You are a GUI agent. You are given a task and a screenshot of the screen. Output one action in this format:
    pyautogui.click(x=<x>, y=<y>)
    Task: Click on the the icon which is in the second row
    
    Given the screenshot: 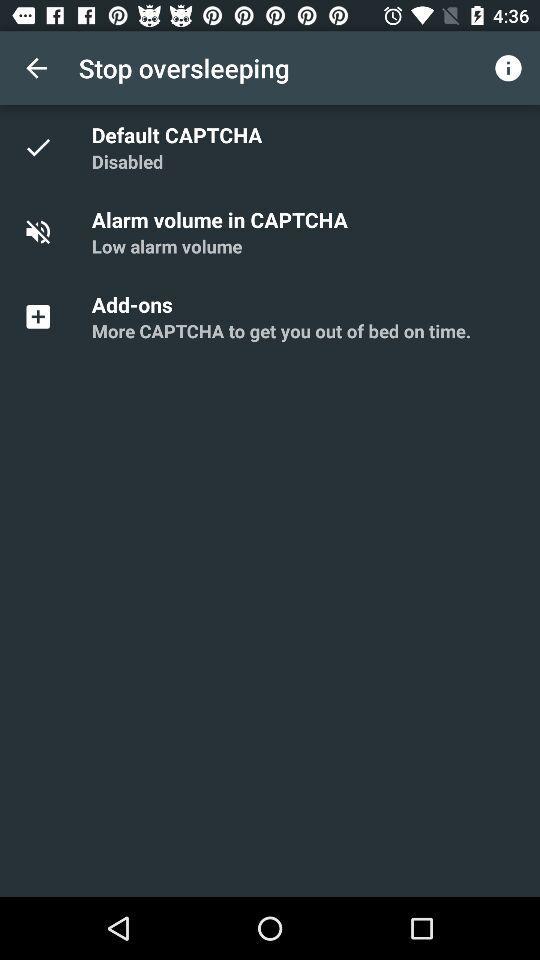 What is the action you would take?
    pyautogui.click(x=49, y=232)
    